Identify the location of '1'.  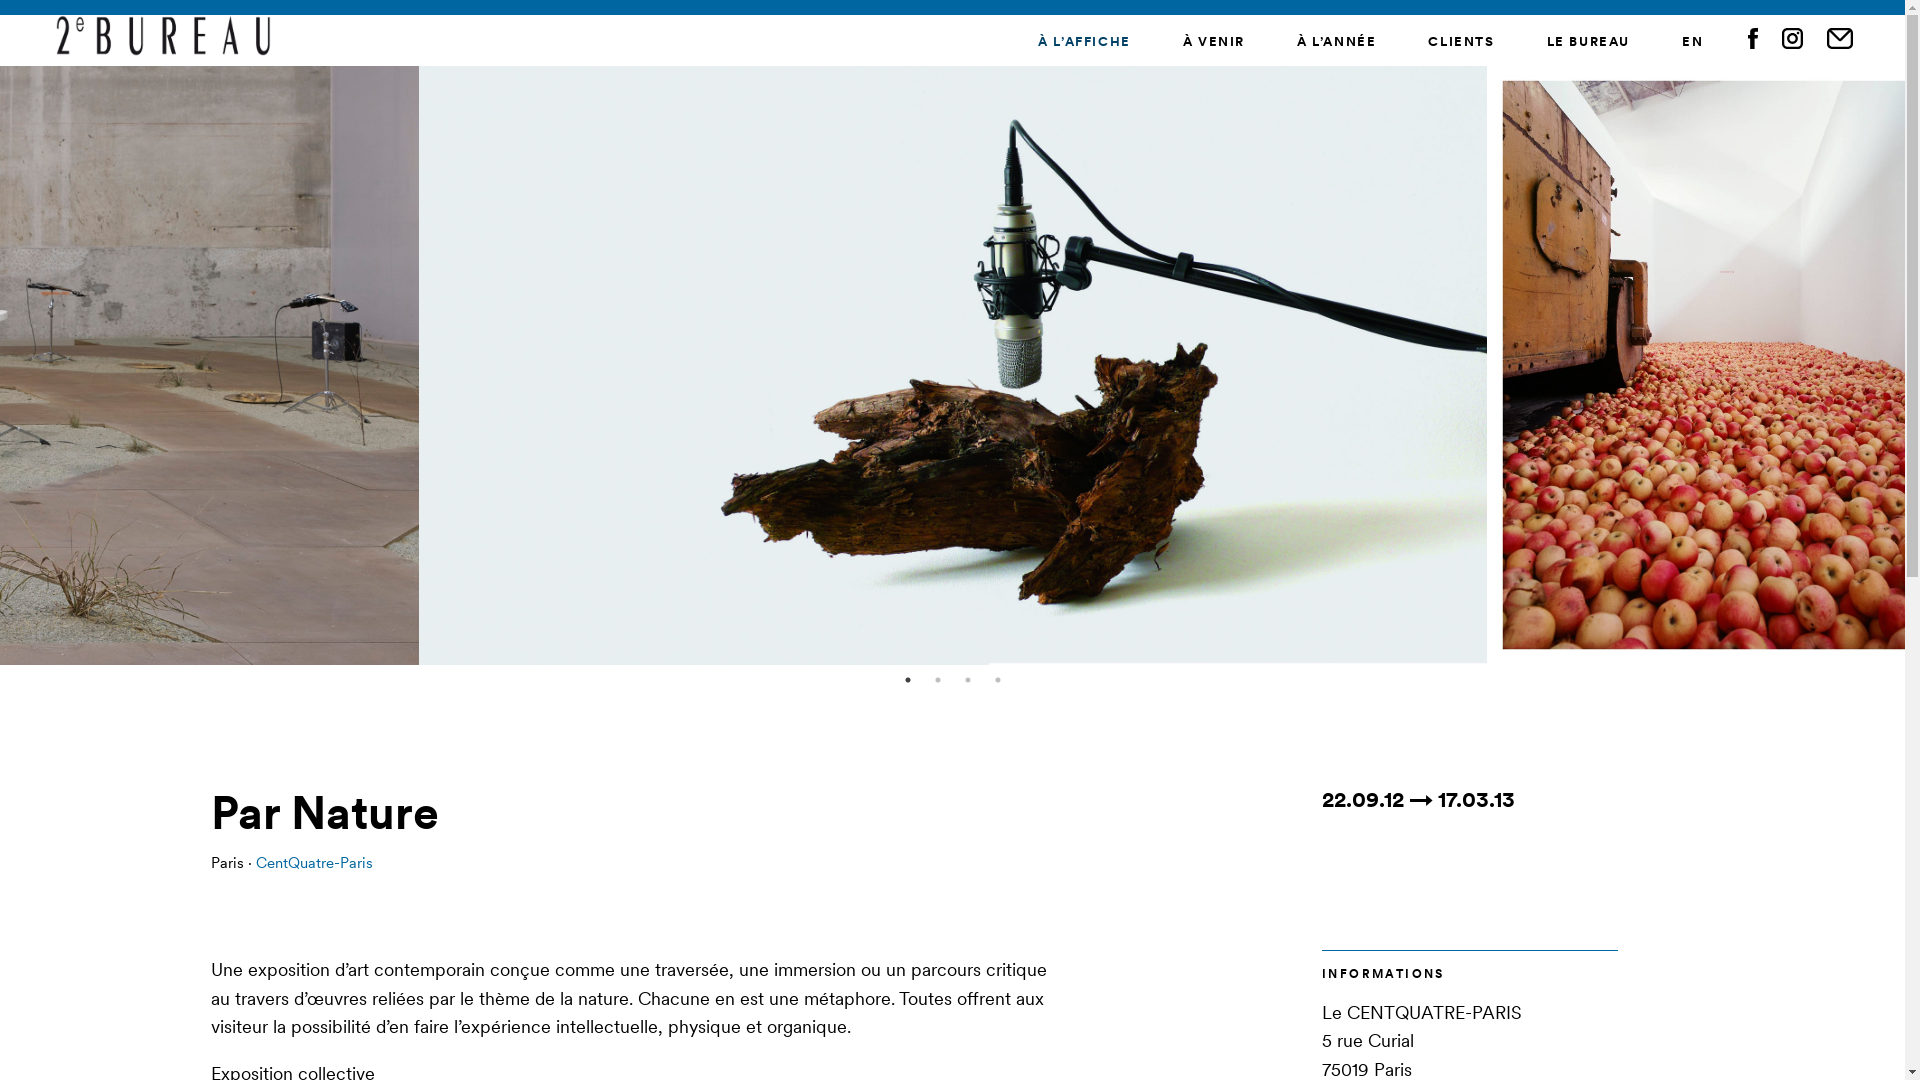
(906, 678).